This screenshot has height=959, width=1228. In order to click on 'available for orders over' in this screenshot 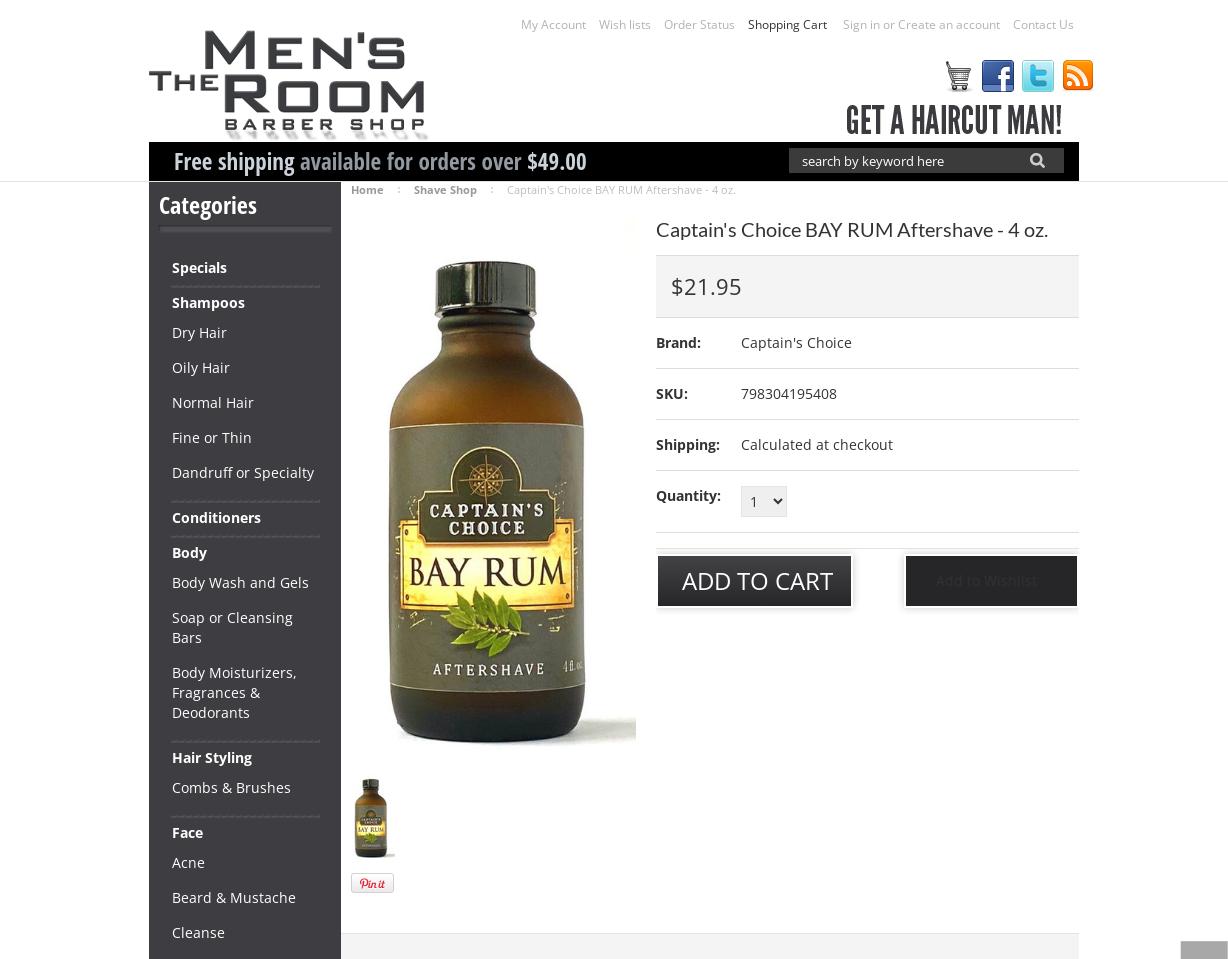, I will do `click(410, 160)`.